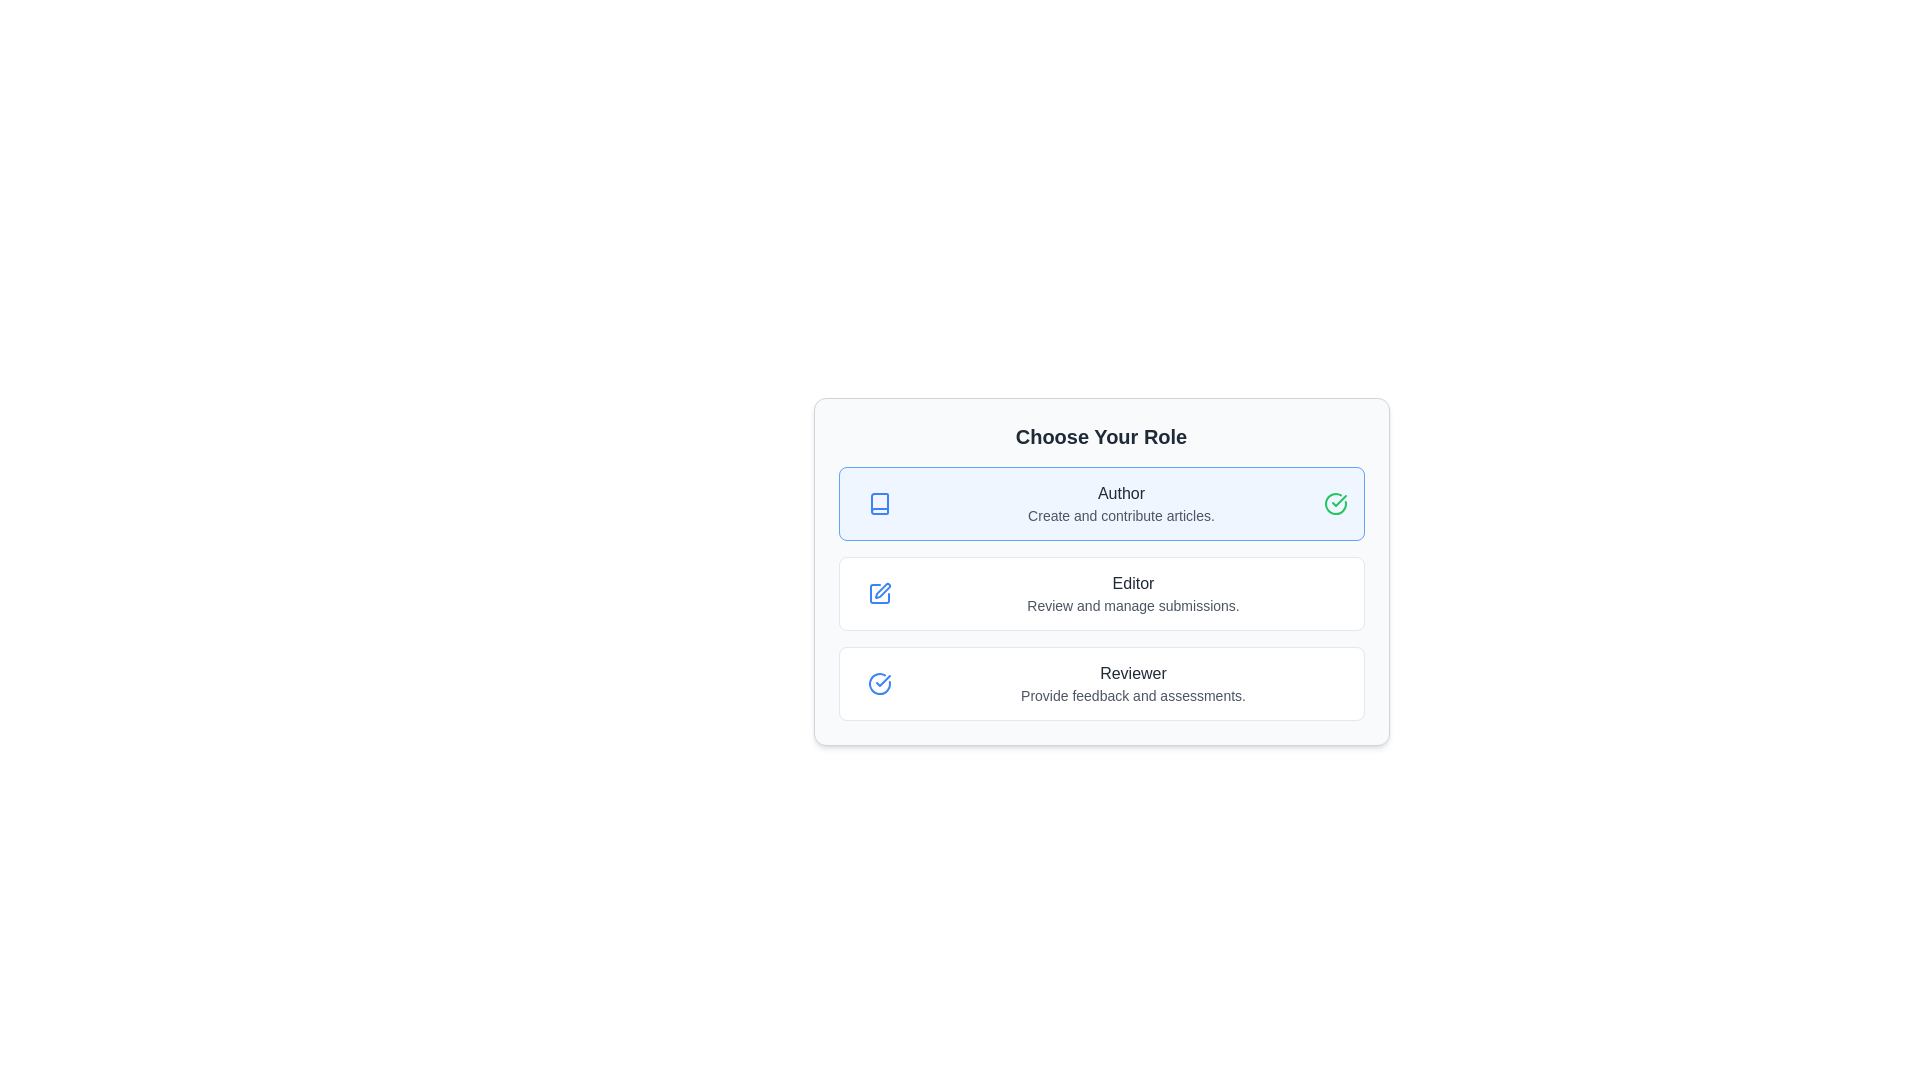 Image resolution: width=1920 pixels, height=1080 pixels. What do you see at coordinates (879, 593) in the screenshot?
I see `the appearance of the blue pen icon within a white square, which represents editing functionality, located in the middle column of the 'Choose Your Role' selection interface near the text 'Editor'` at bounding box center [879, 593].